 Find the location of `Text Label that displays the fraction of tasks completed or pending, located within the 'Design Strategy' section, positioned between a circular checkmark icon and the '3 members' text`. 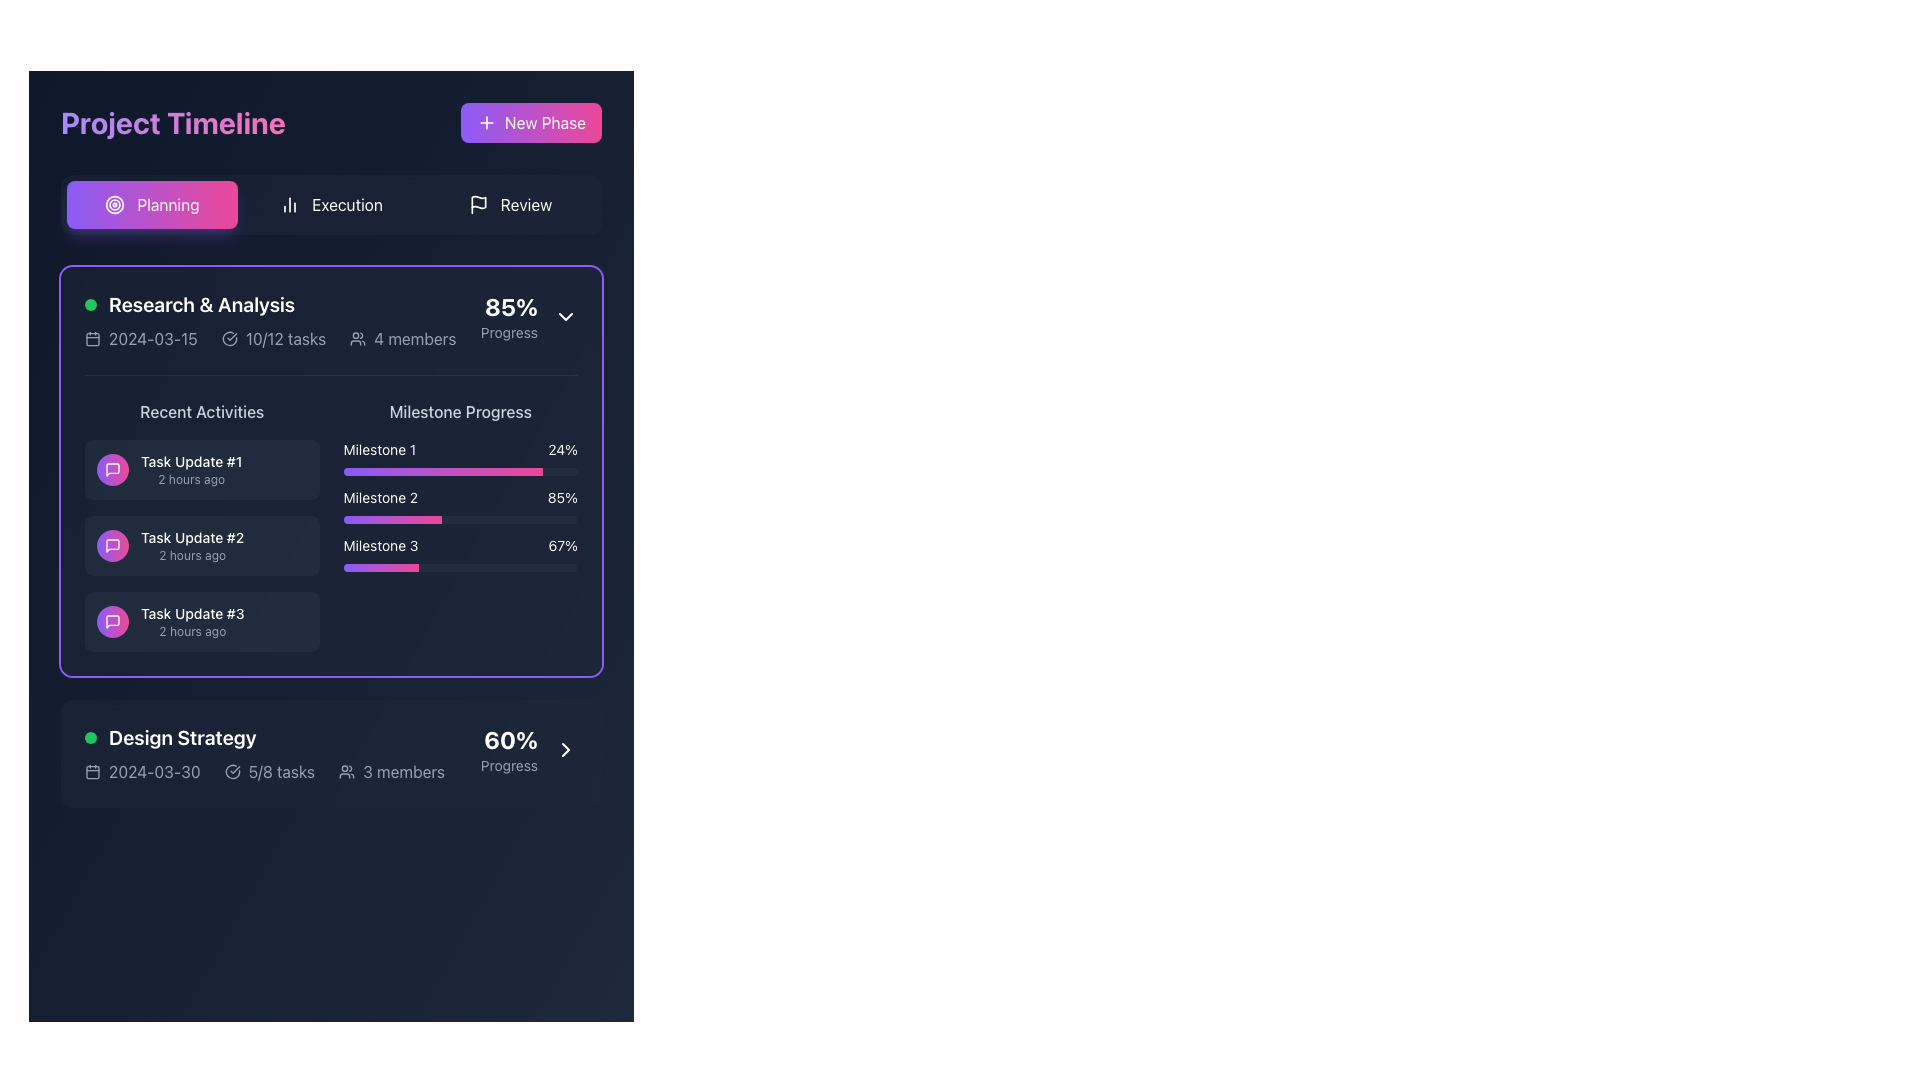

Text Label that displays the fraction of tasks completed or pending, located within the 'Design Strategy' section, positioned between a circular checkmark icon and the '3 members' text is located at coordinates (280, 770).